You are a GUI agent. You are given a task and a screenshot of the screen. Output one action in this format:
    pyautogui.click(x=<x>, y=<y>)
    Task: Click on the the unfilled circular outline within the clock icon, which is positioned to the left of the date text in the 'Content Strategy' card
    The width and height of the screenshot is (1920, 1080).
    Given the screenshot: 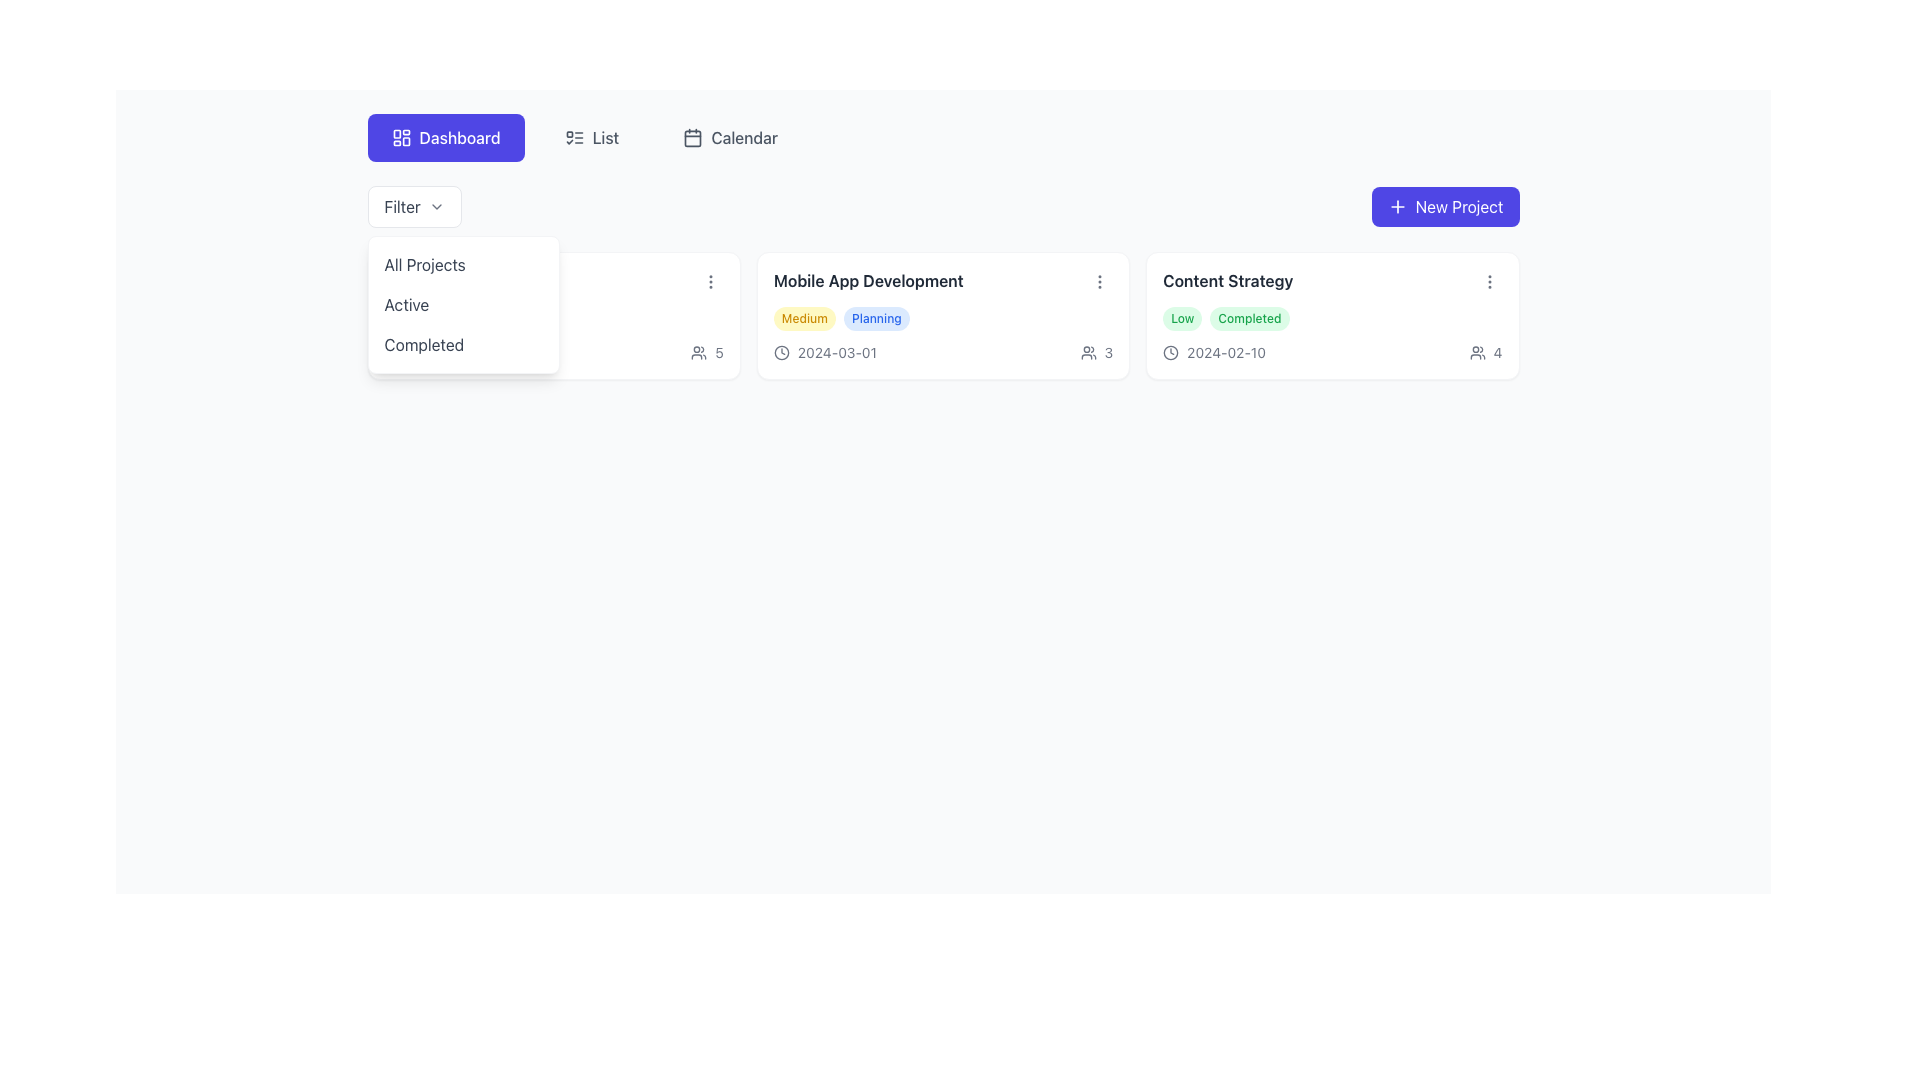 What is the action you would take?
    pyautogui.click(x=1171, y=352)
    